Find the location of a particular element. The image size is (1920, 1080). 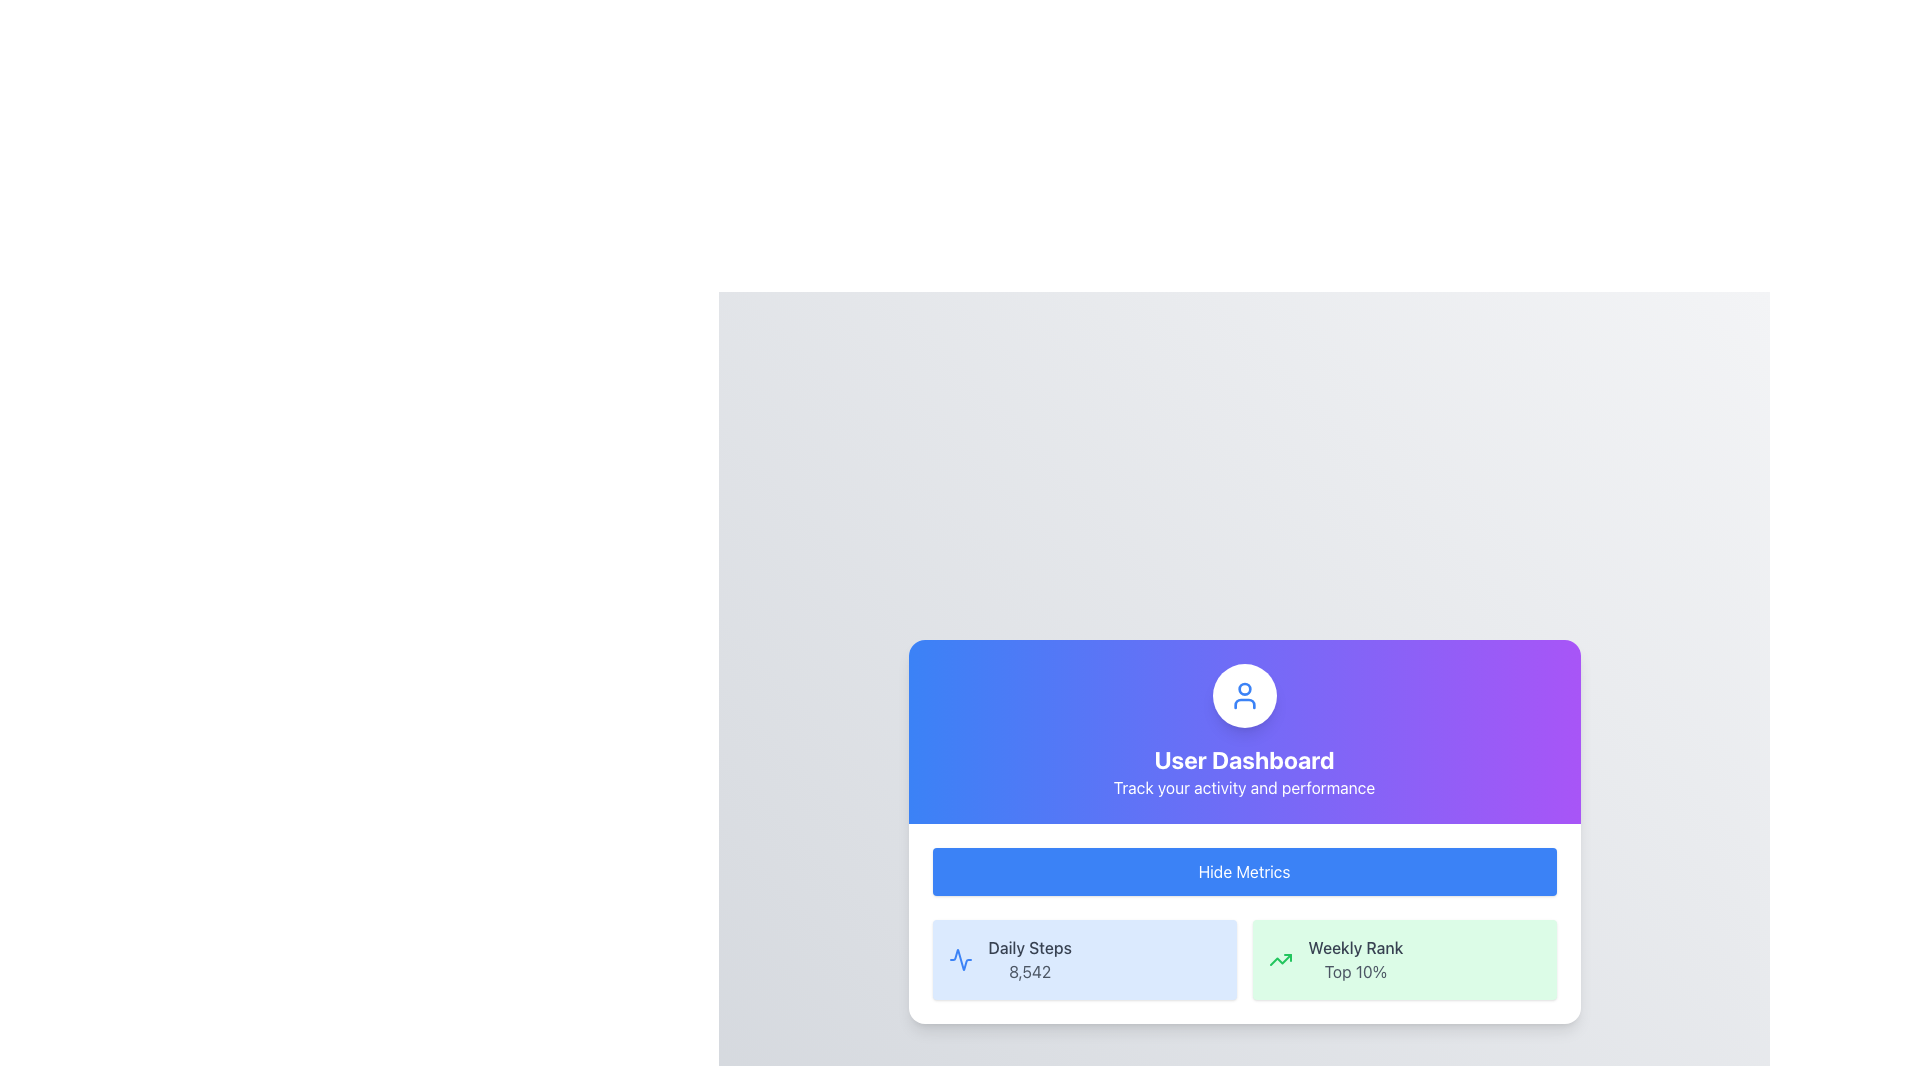

the text label indicating the weekly ranking of the user, located in the bottom-right card of the dashboard interface is located at coordinates (1355, 947).